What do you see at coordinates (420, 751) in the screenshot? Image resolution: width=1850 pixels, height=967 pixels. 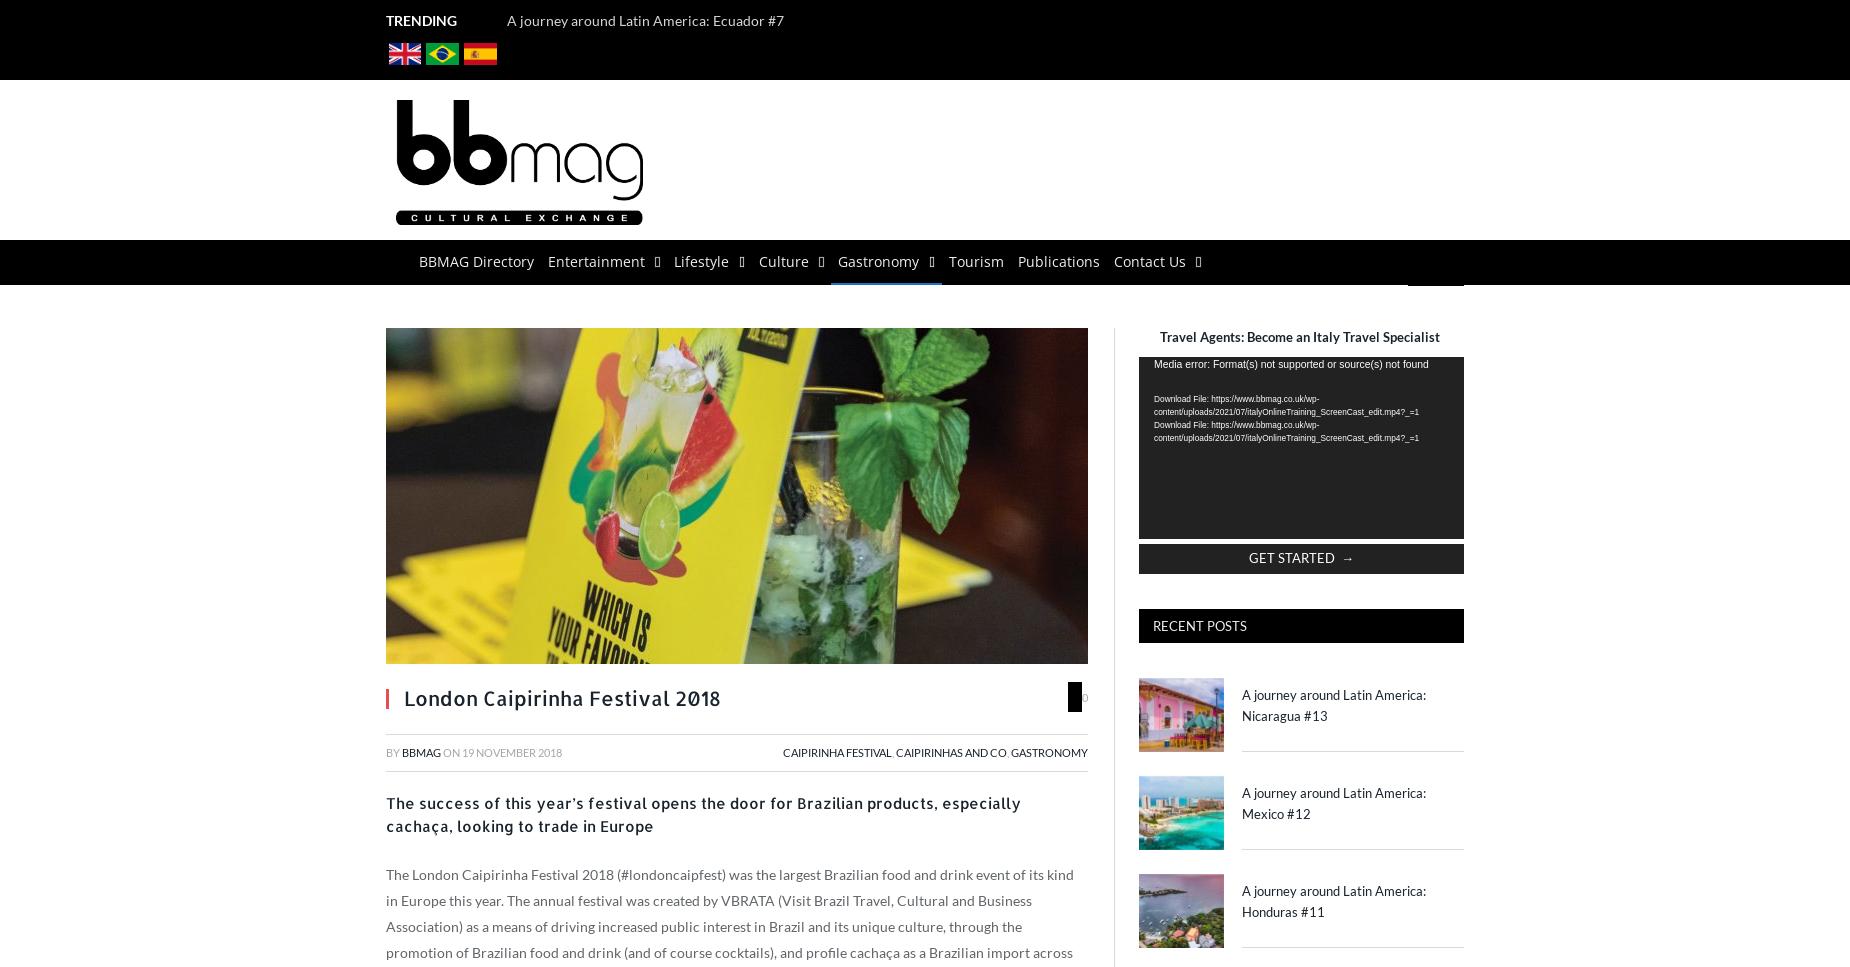 I see `'BBMag'` at bounding box center [420, 751].